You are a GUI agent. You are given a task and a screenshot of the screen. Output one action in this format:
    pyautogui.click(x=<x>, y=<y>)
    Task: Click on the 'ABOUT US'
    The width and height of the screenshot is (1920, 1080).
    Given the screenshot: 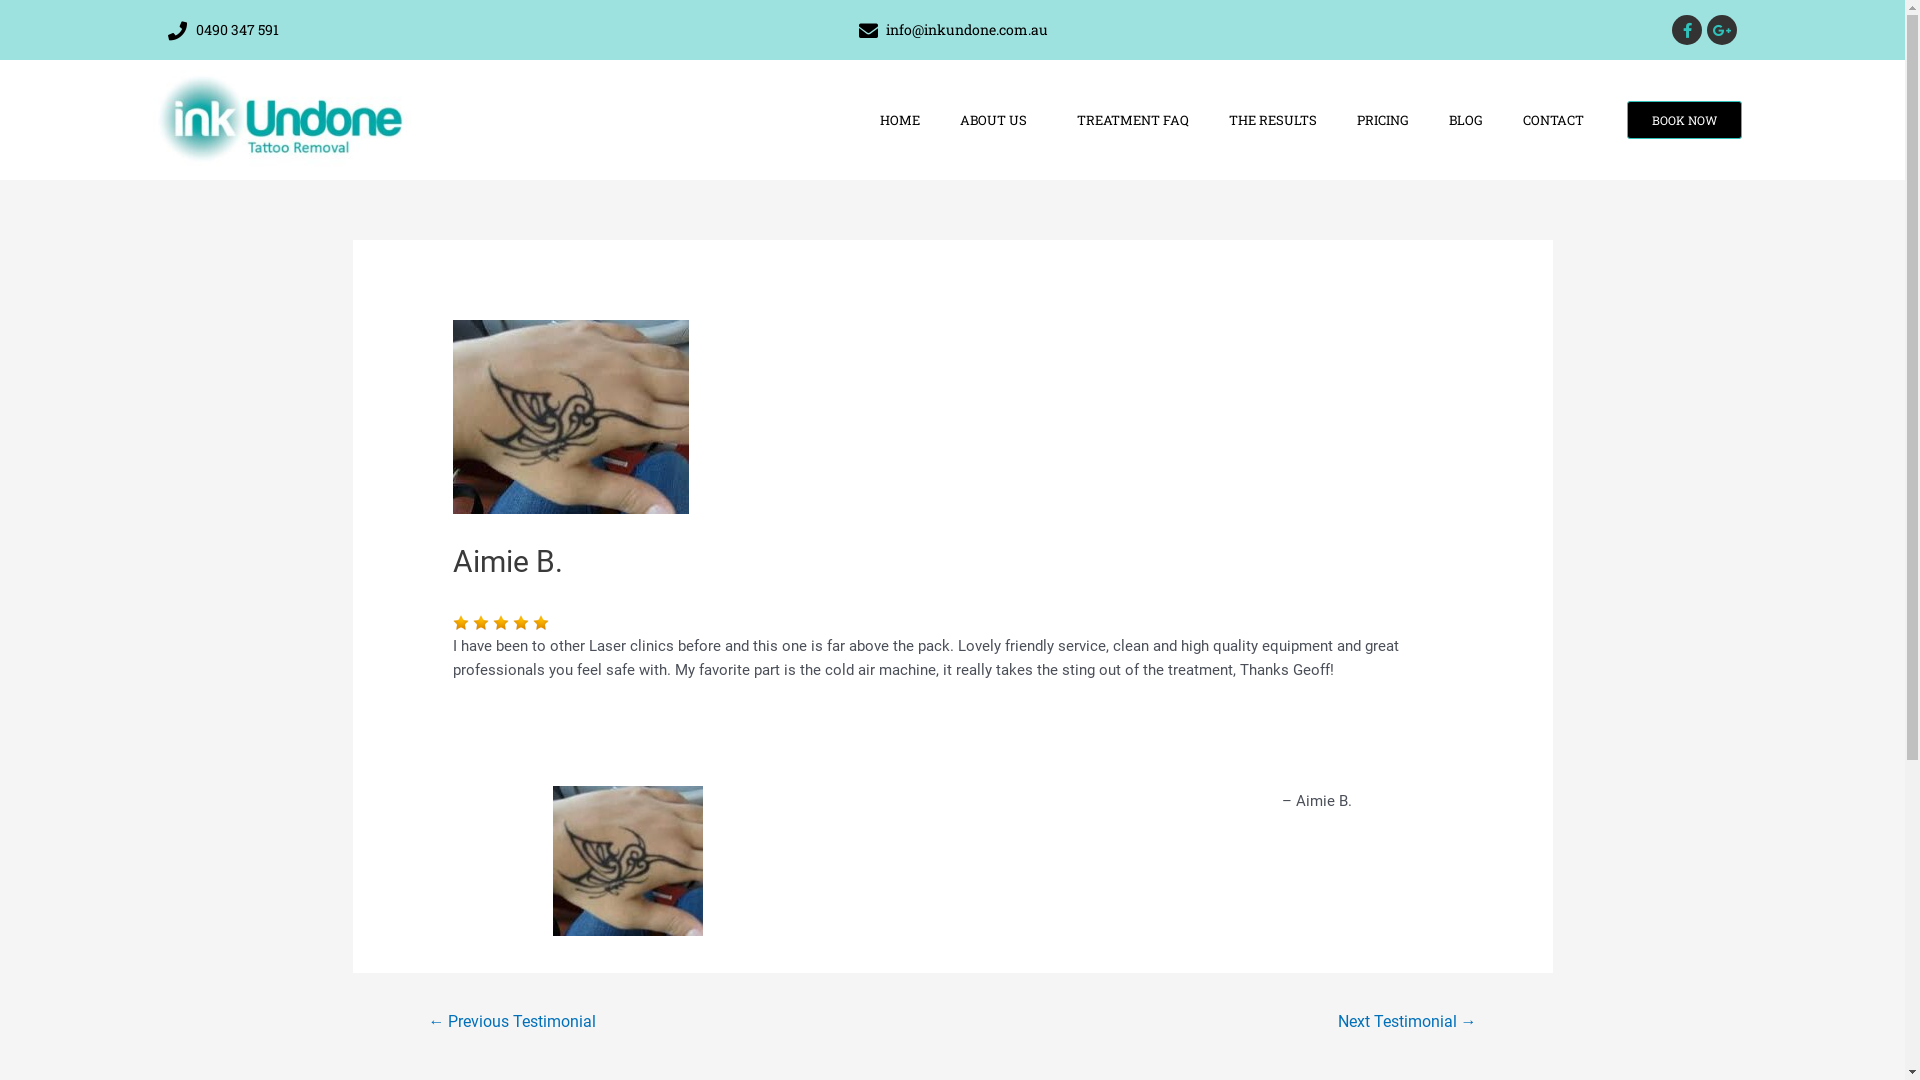 What is the action you would take?
    pyautogui.click(x=998, y=119)
    